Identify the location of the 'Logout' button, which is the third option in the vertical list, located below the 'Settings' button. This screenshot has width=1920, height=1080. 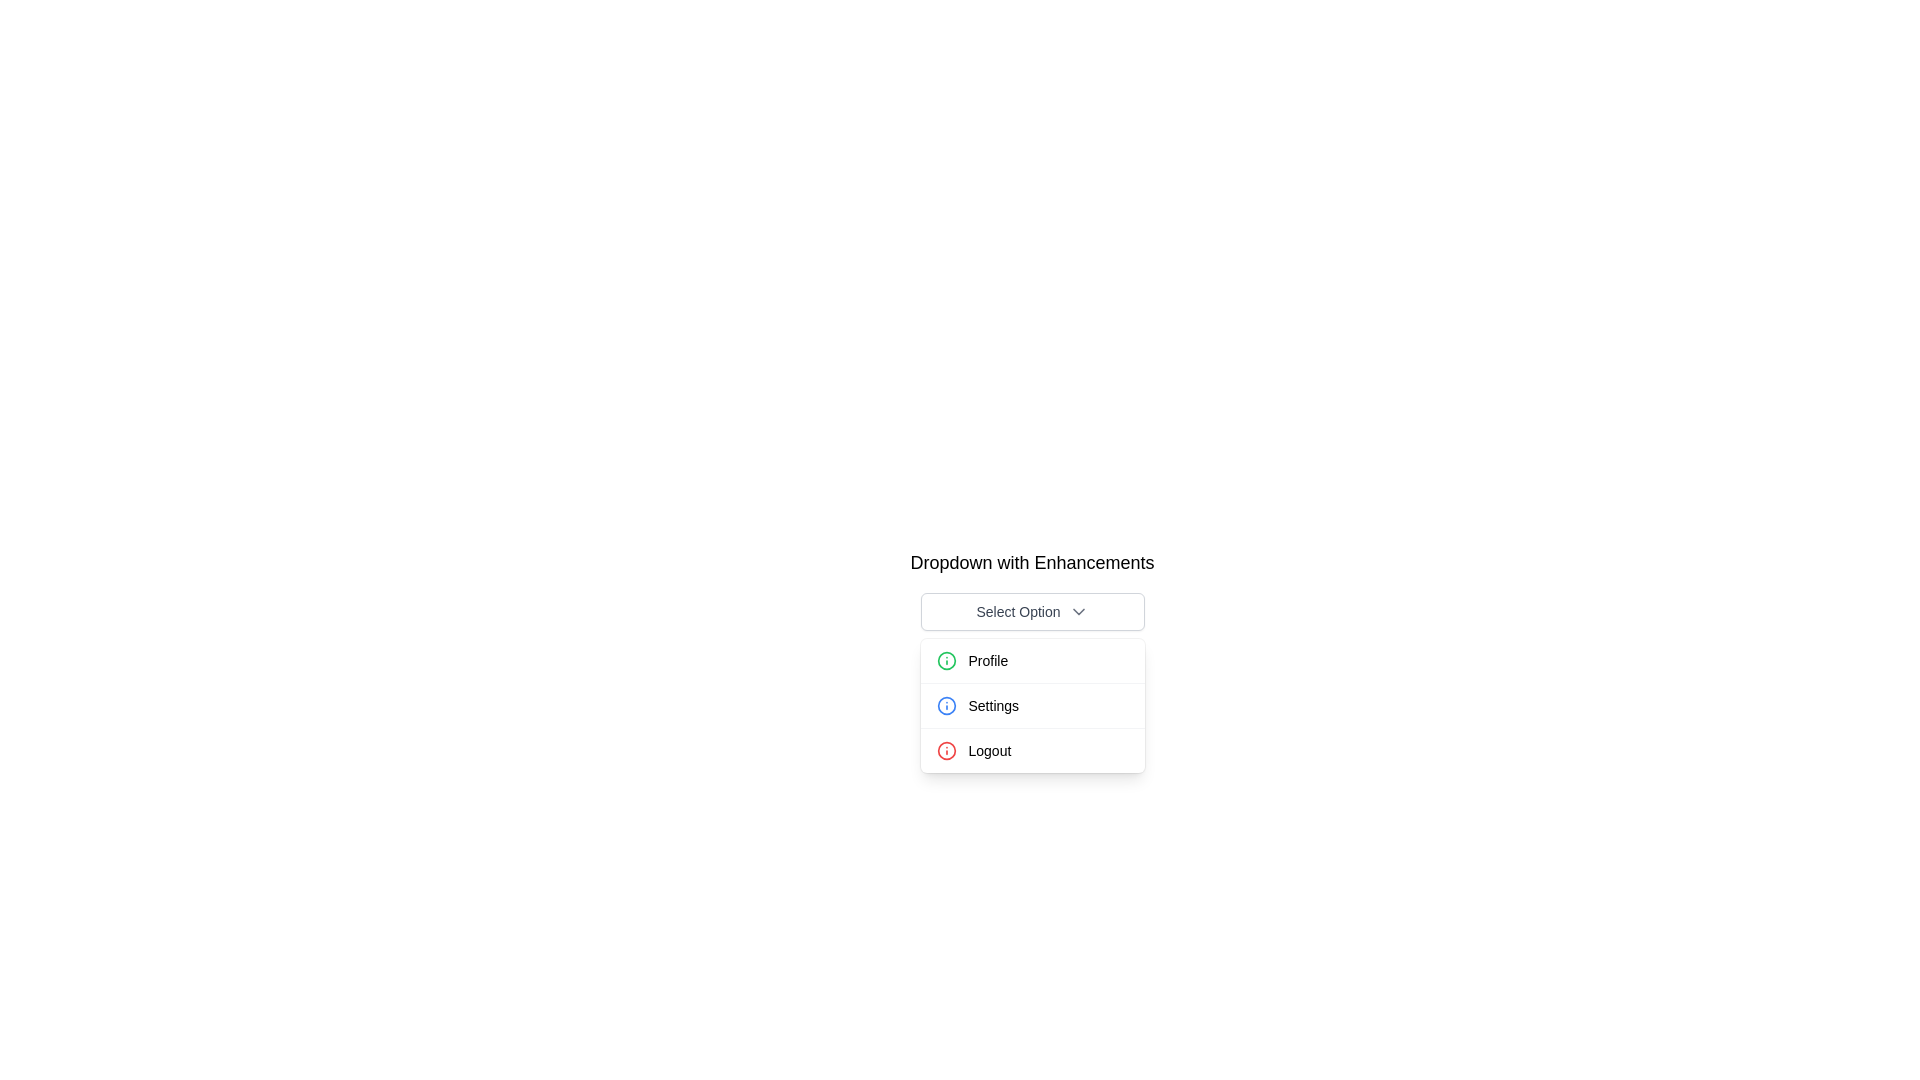
(1032, 750).